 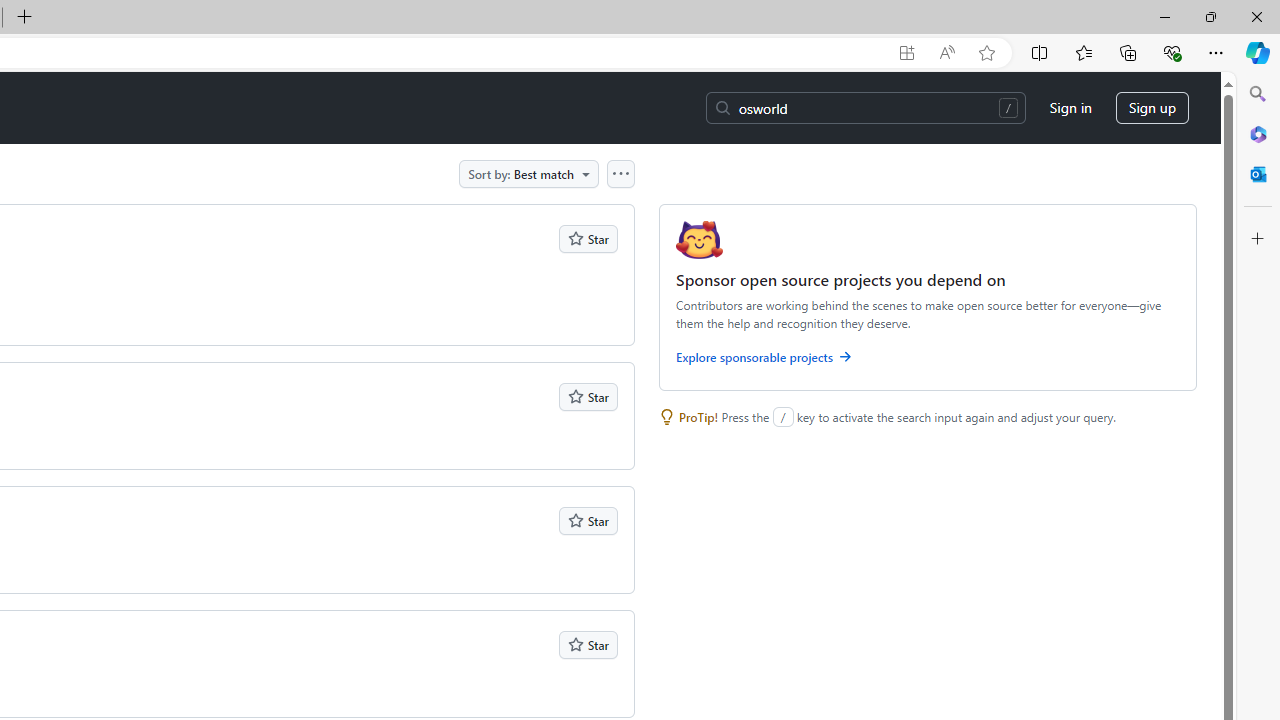 What do you see at coordinates (1128, 51) in the screenshot?
I see `'Collections'` at bounding box center [1128, 51].